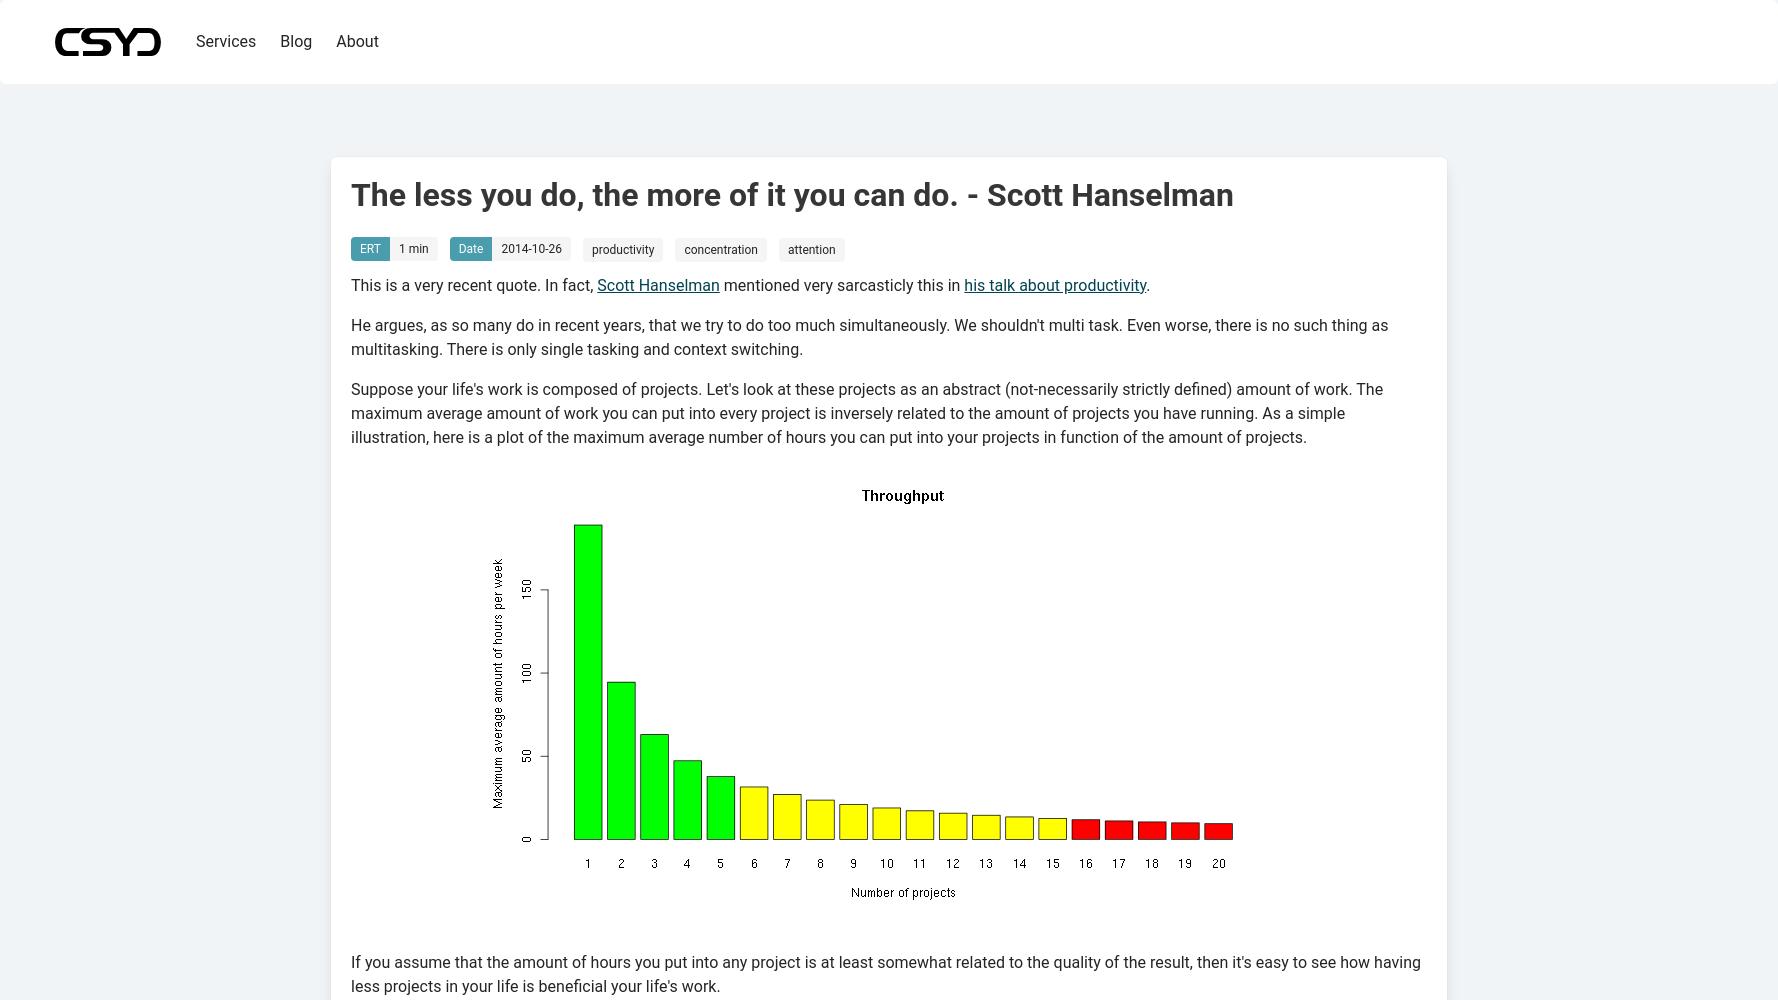 This screenshot has width=1778, height=1000. I want to click on 'About', so click(356, 41).